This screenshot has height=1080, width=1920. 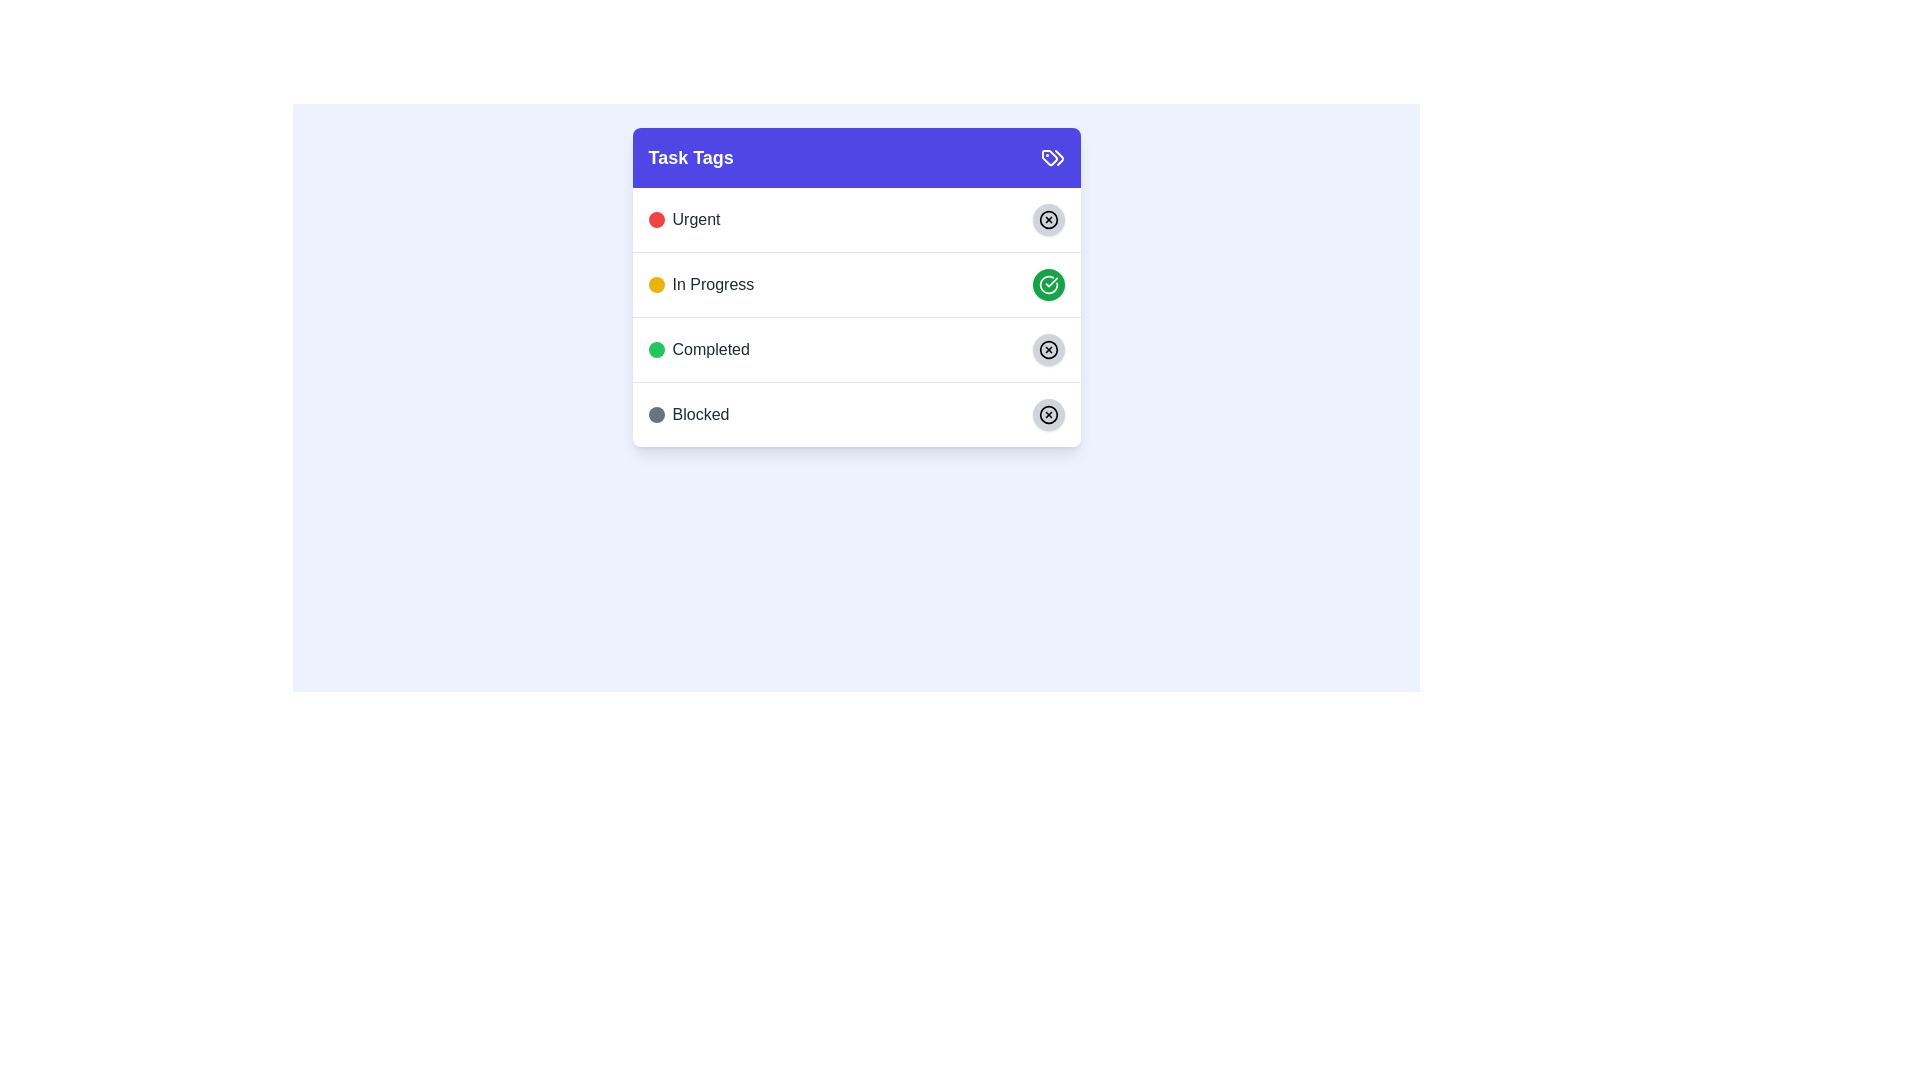 I want to click on displayed text from the 'In Progress' status label located in the second row of the 'Task Tags' panel, aligned to the right of the yellow circular status marker, so click(x=713, y=285).